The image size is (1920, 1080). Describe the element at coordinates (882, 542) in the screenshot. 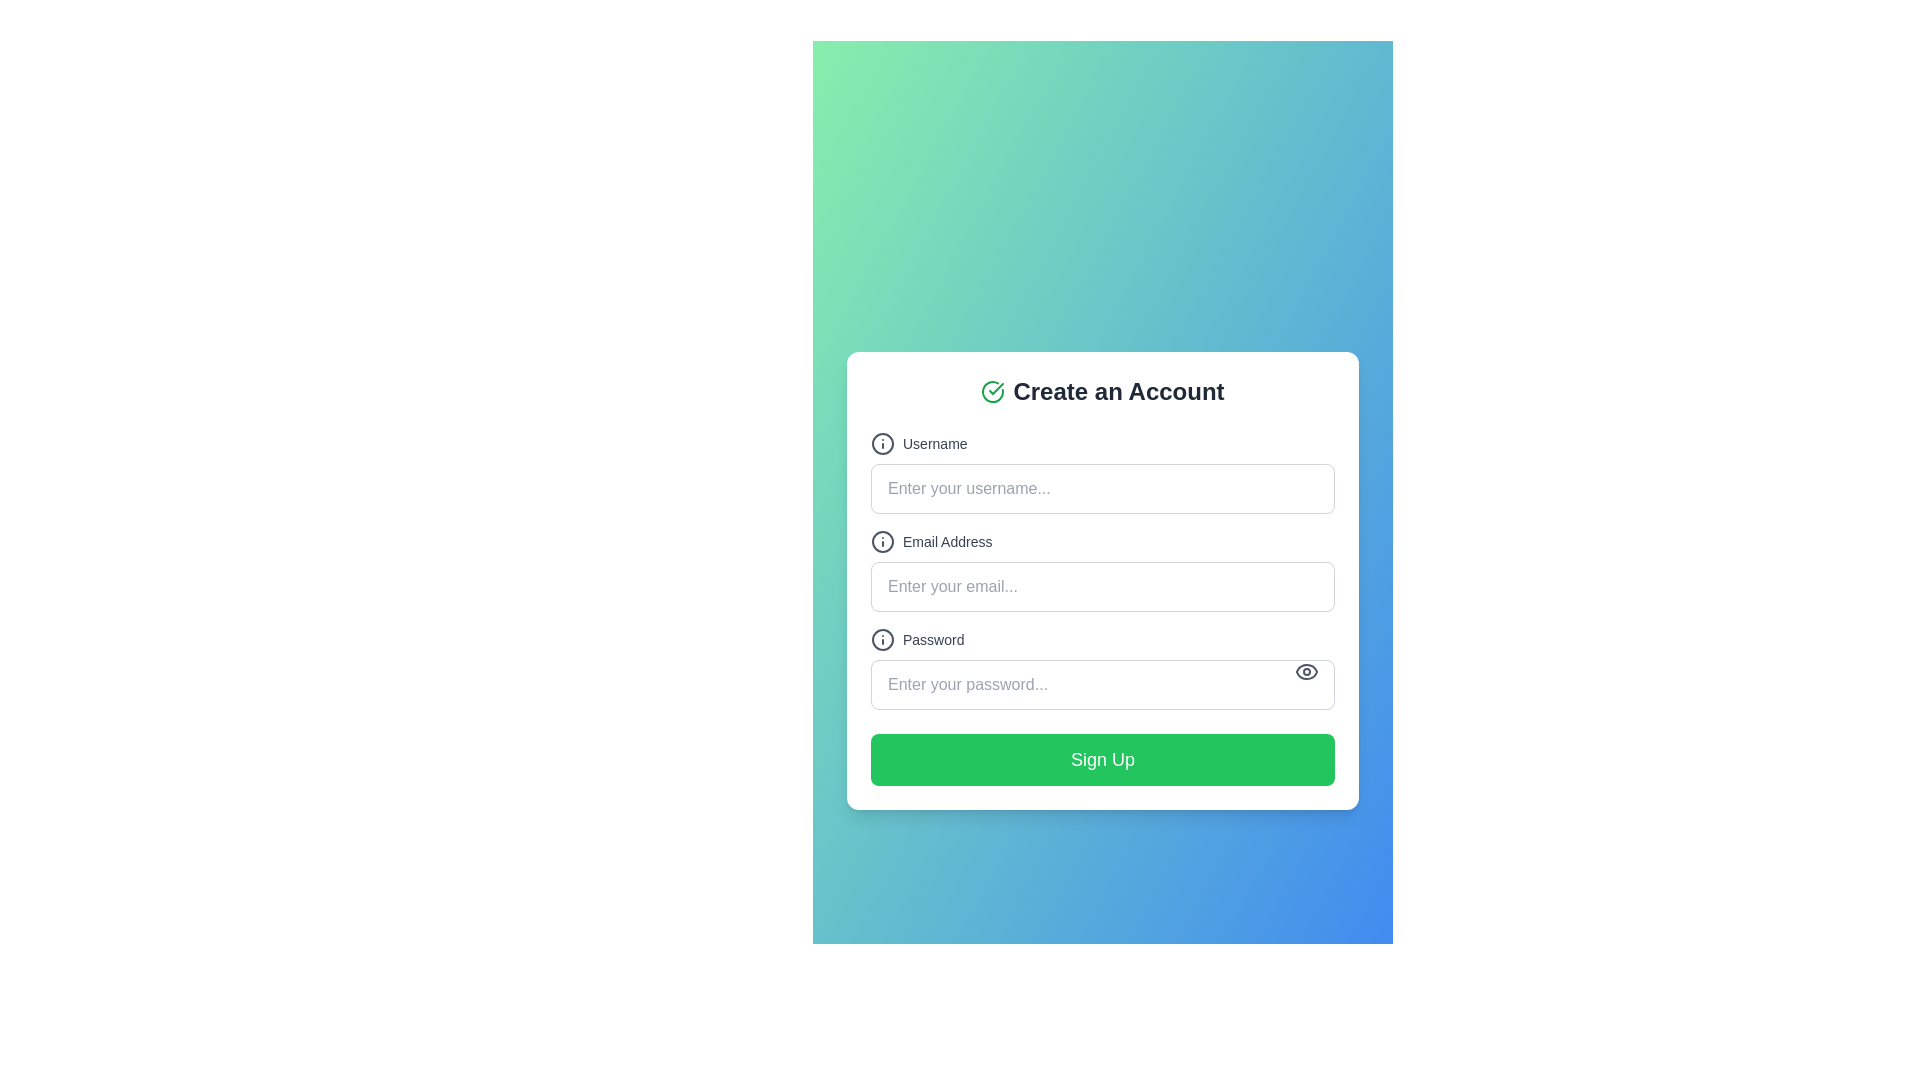

I see `the informational icon next to the 'Email Address' field in the account creation form` at that location.